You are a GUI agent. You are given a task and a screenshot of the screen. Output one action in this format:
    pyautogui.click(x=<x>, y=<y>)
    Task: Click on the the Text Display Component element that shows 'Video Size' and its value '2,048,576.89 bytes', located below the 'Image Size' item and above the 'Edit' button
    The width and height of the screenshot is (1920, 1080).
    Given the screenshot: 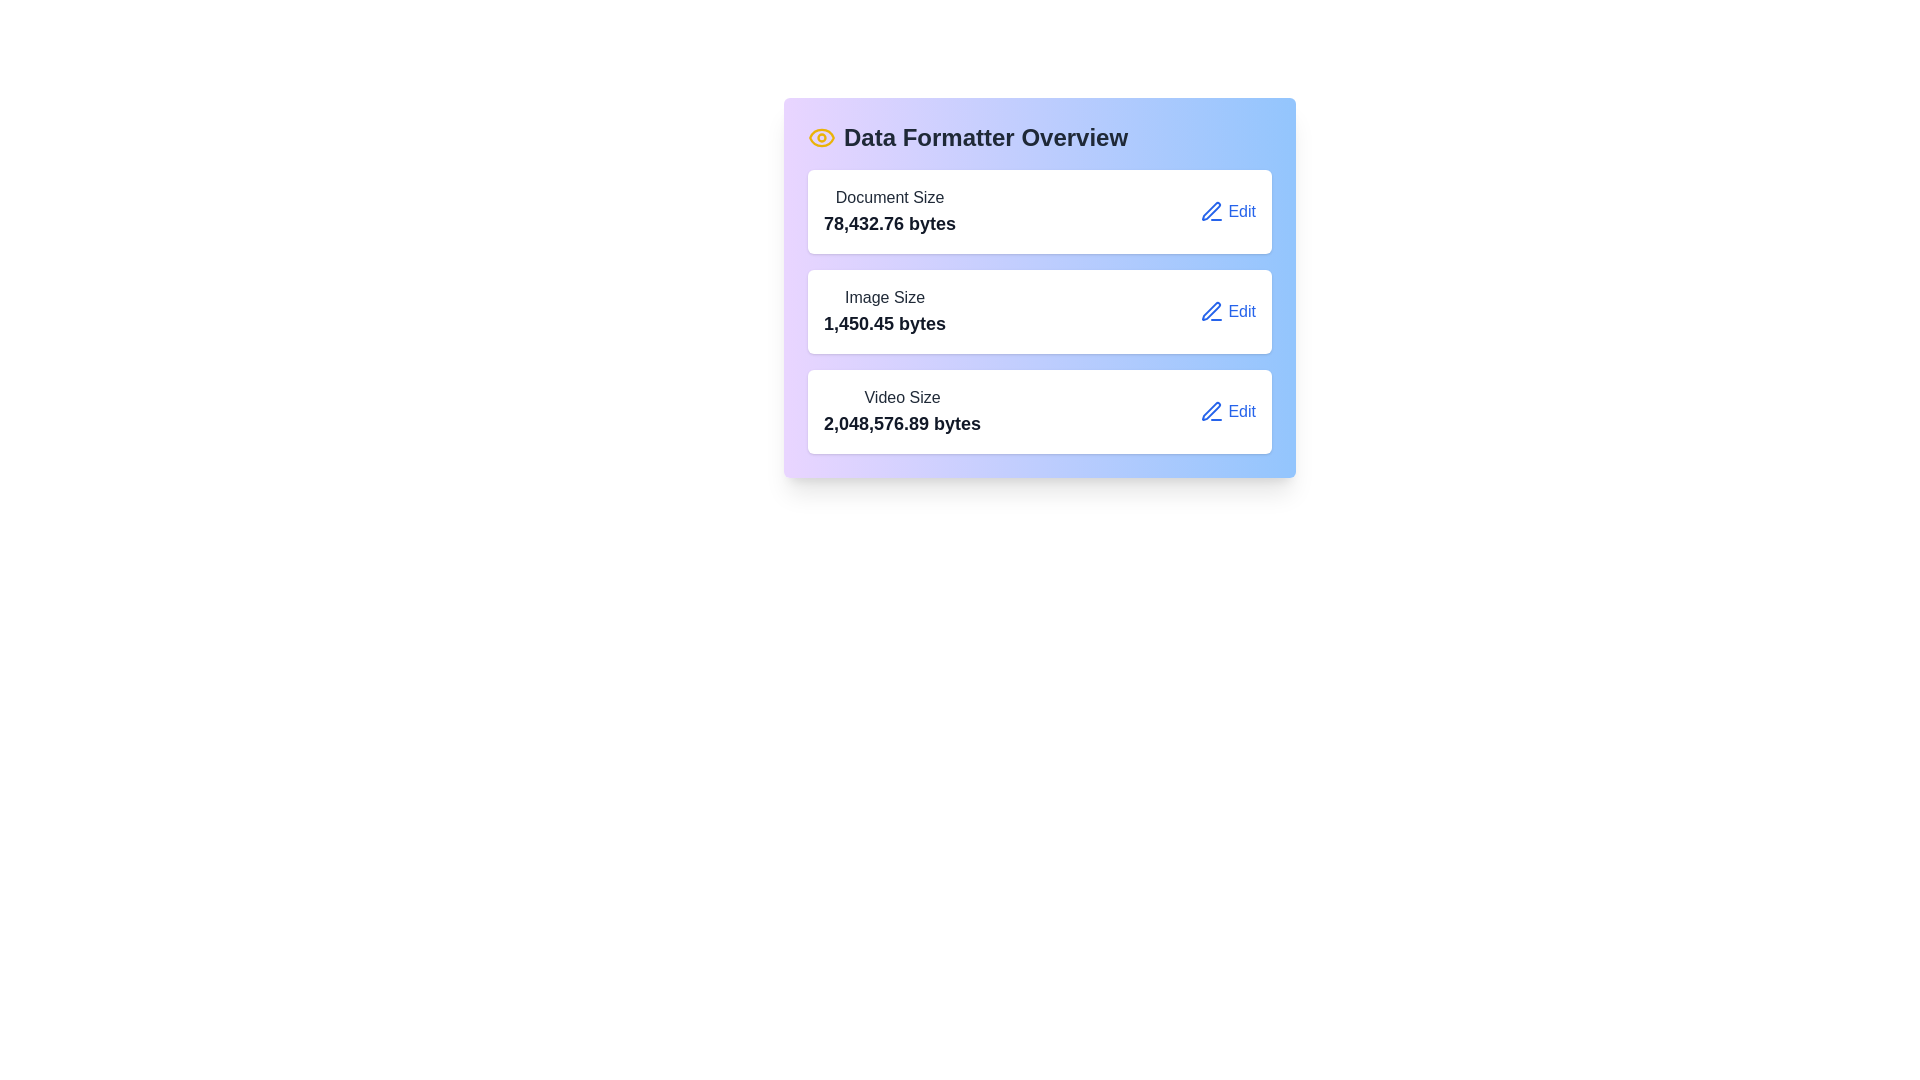 What is the action you would take?
    pyautogui.click(x=901, y=411)
    